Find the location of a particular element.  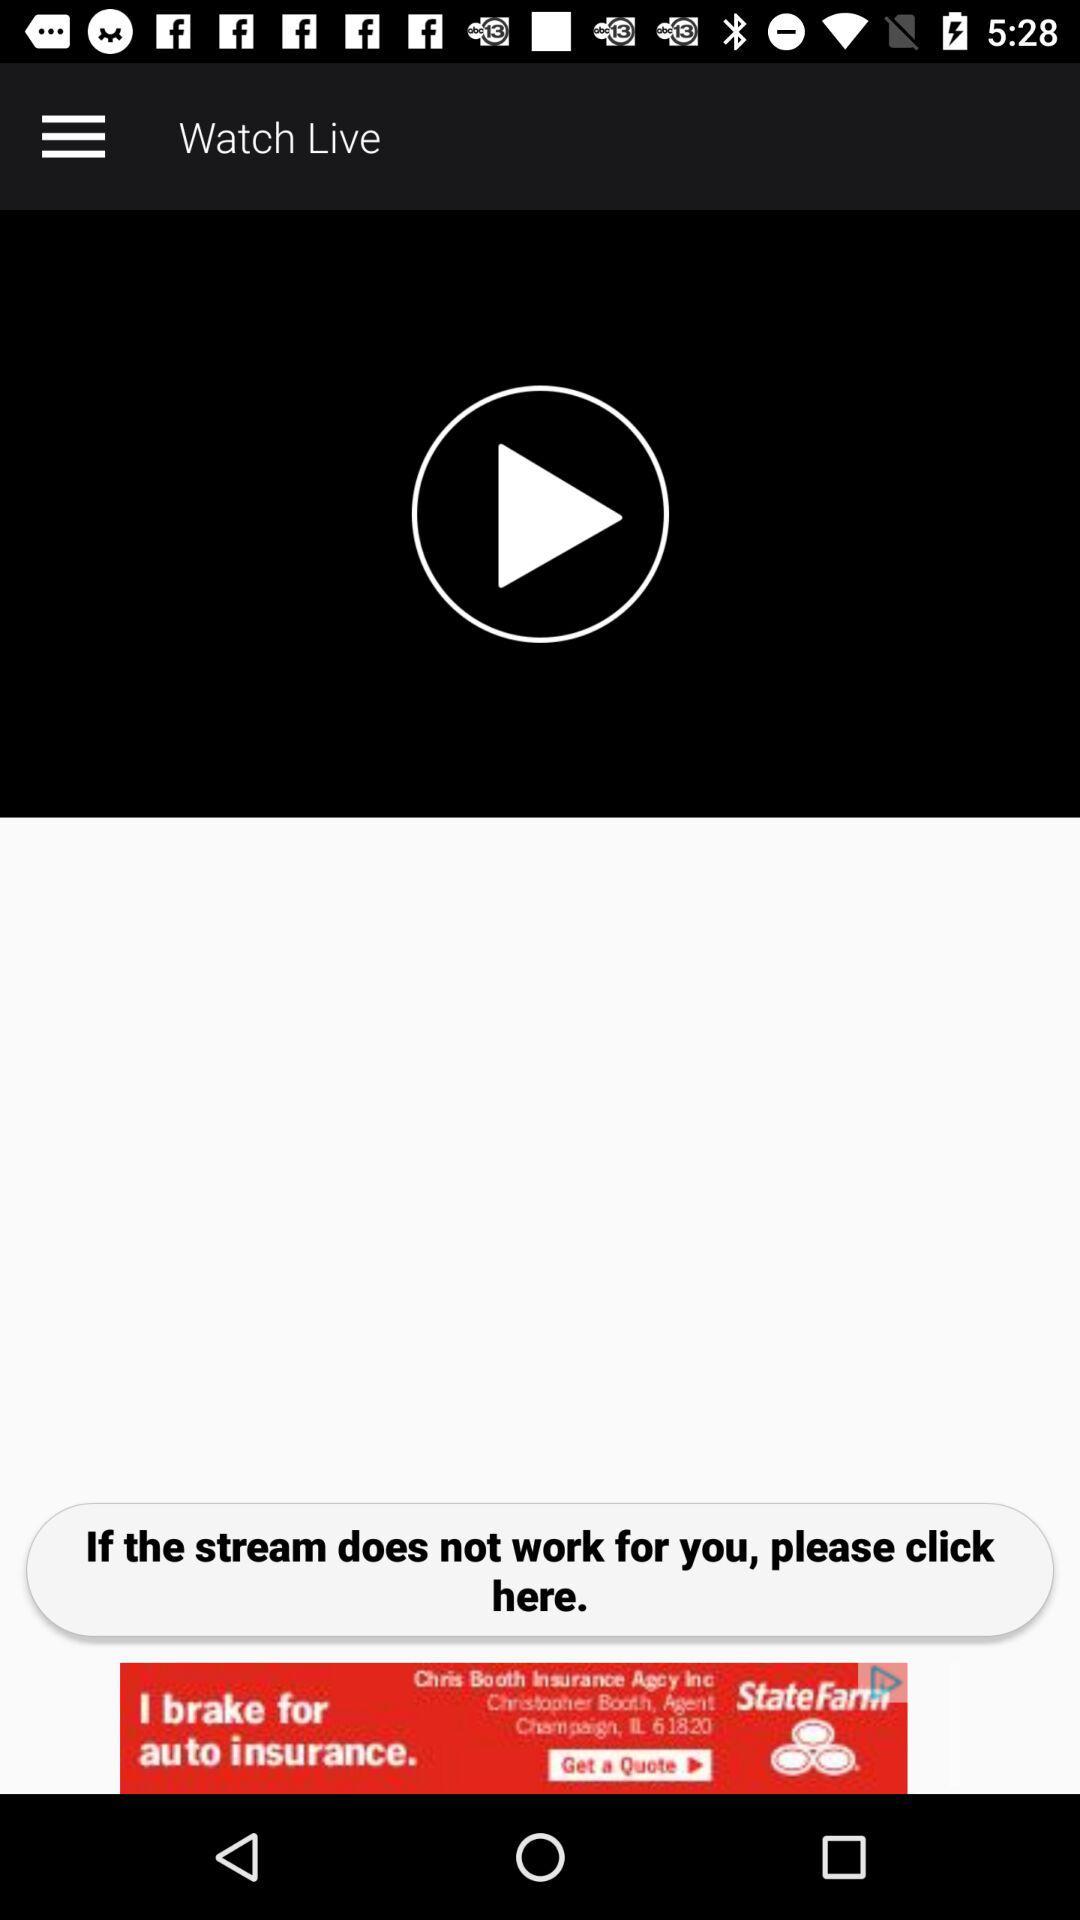

open menu is located at coordinates (72, 135).